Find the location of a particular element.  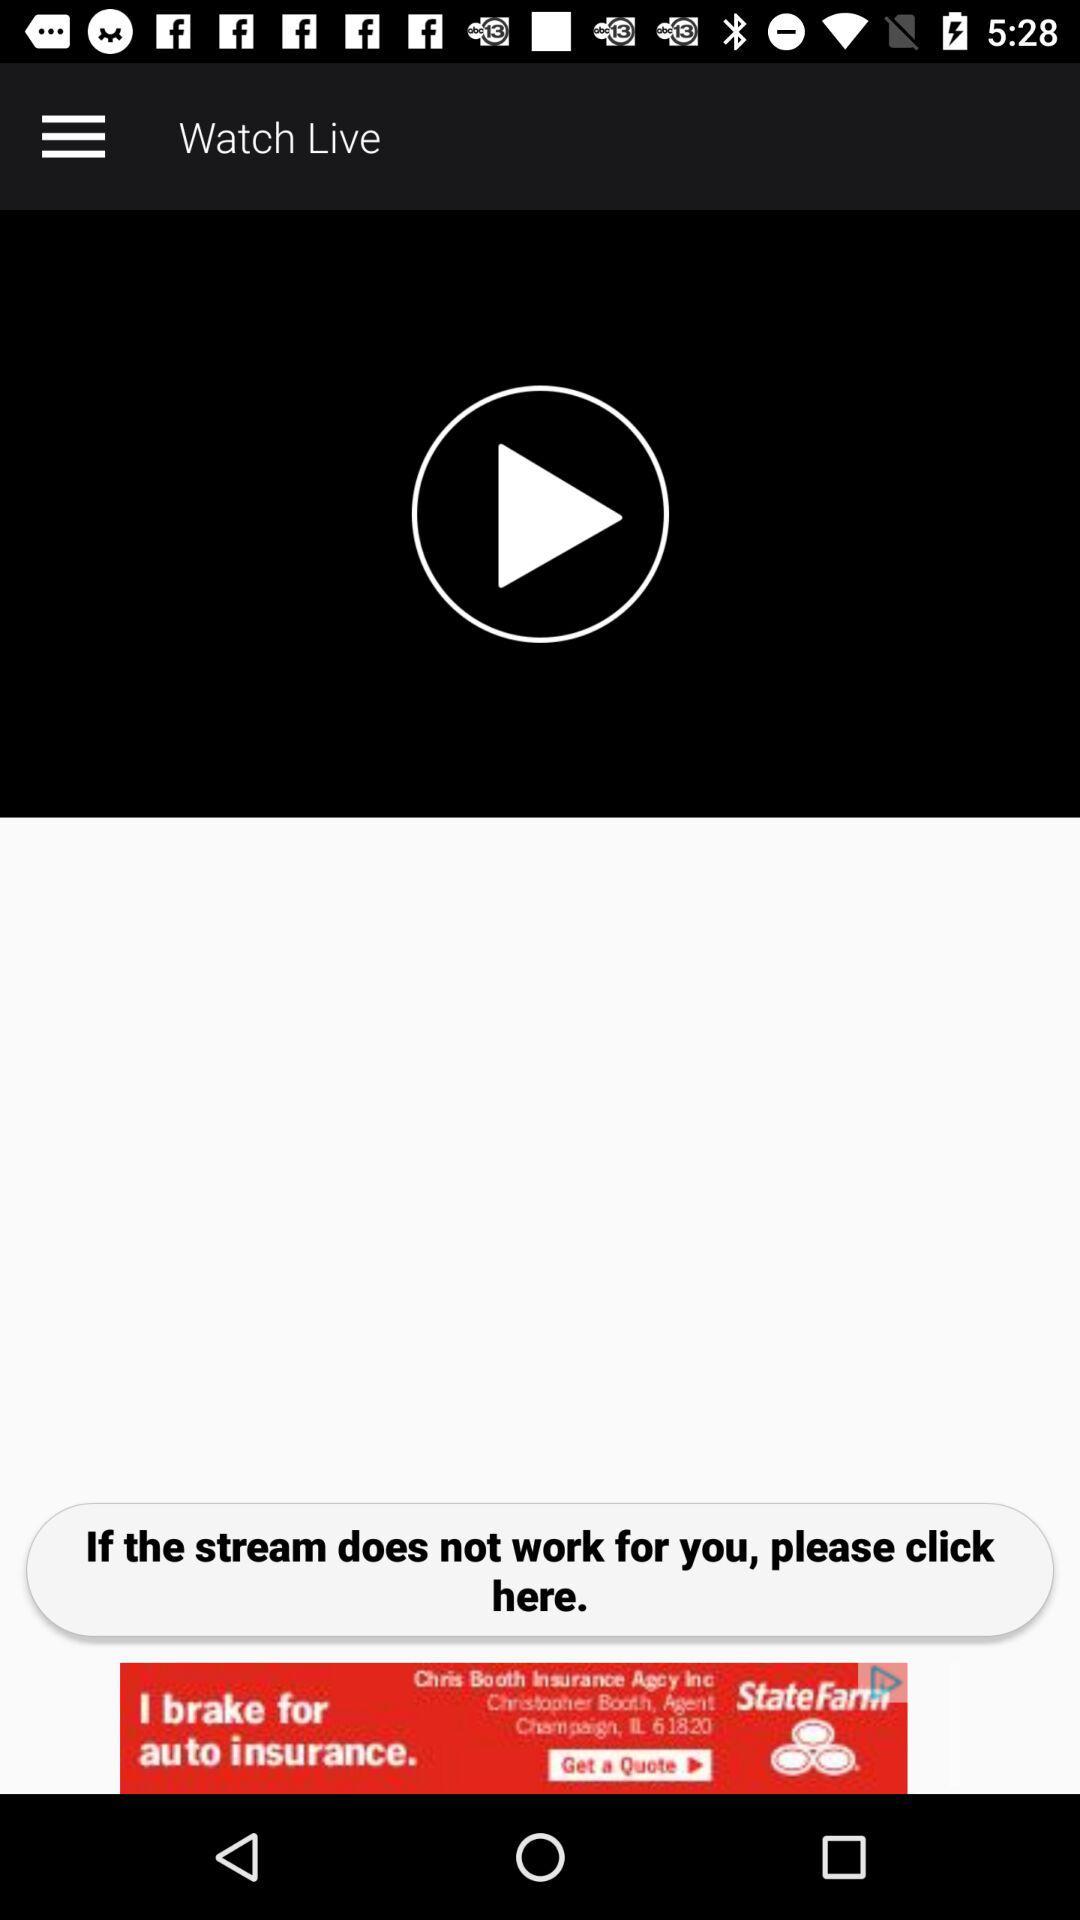

open menu is located at coordinates (72, 135).